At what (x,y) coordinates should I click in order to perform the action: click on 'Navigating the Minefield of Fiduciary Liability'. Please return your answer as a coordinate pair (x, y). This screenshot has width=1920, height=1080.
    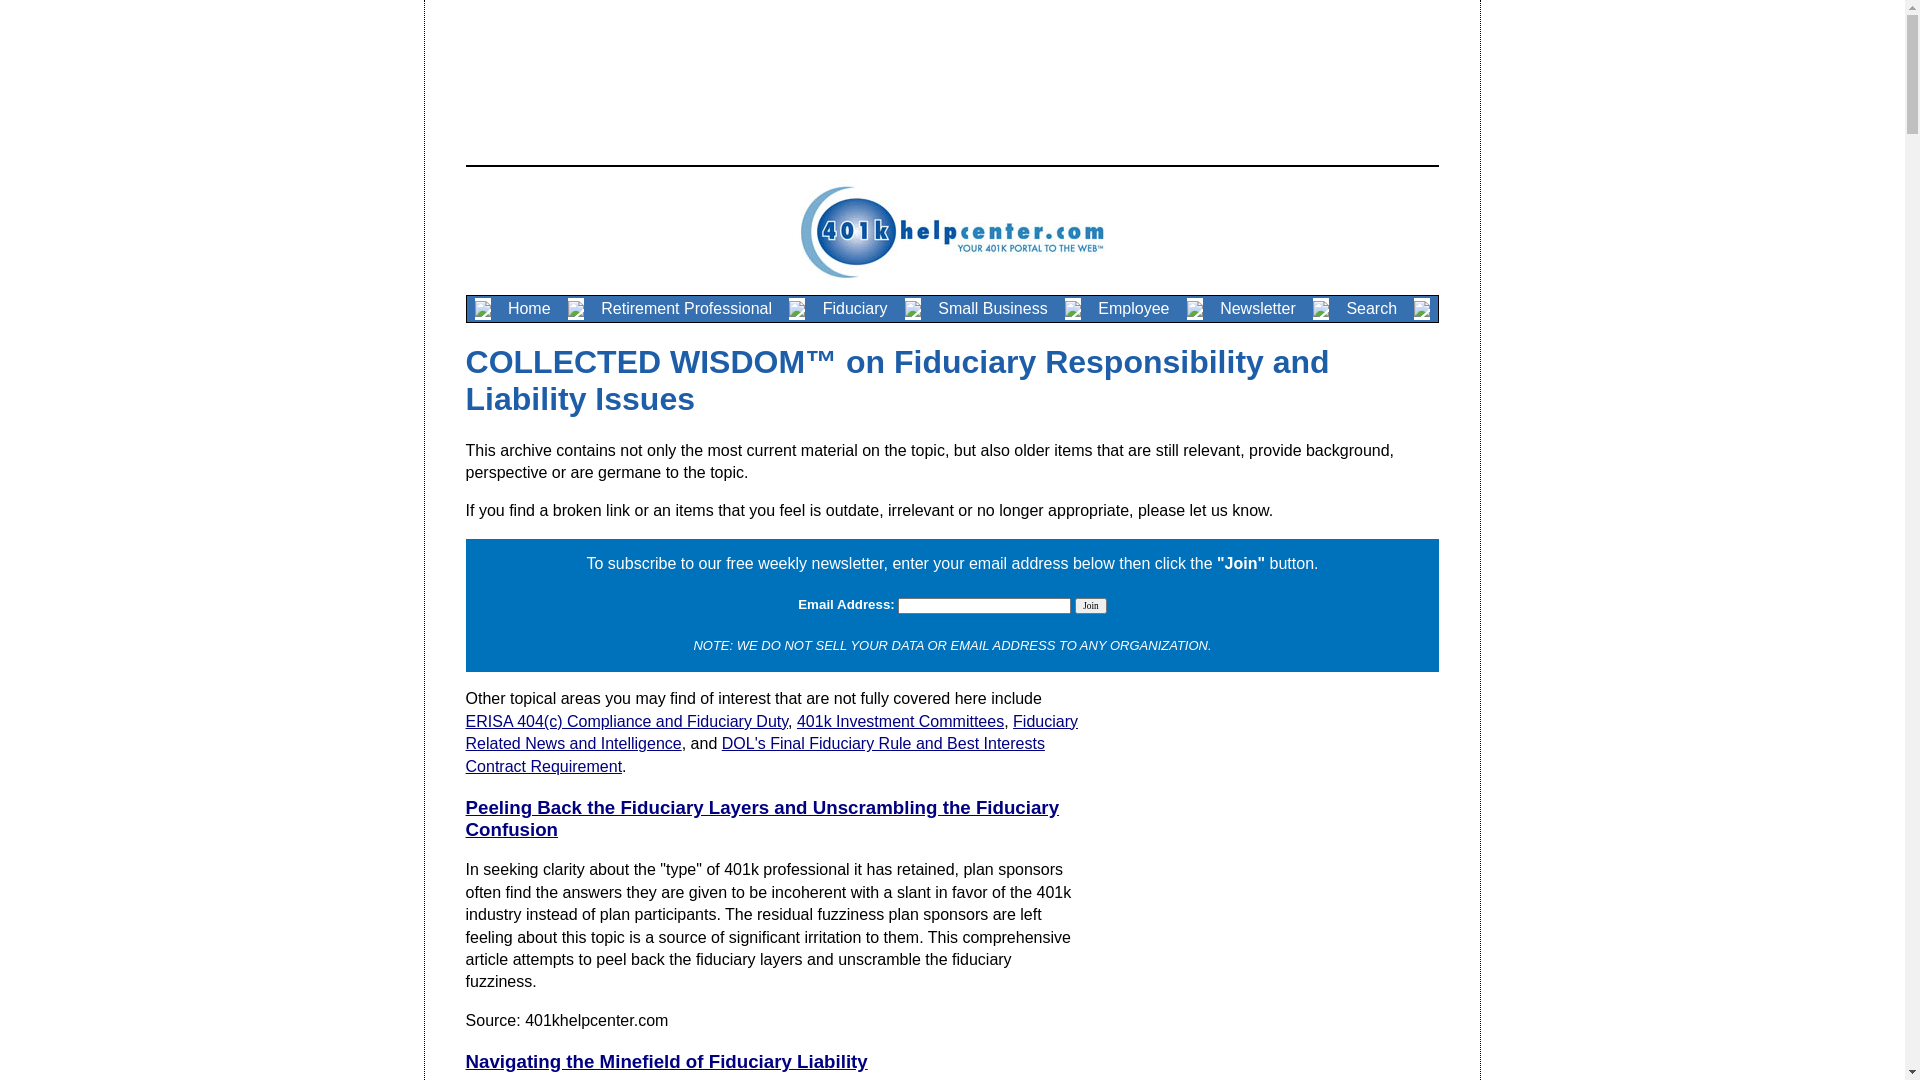
    Looking at the image, I should click on (667, 1060).